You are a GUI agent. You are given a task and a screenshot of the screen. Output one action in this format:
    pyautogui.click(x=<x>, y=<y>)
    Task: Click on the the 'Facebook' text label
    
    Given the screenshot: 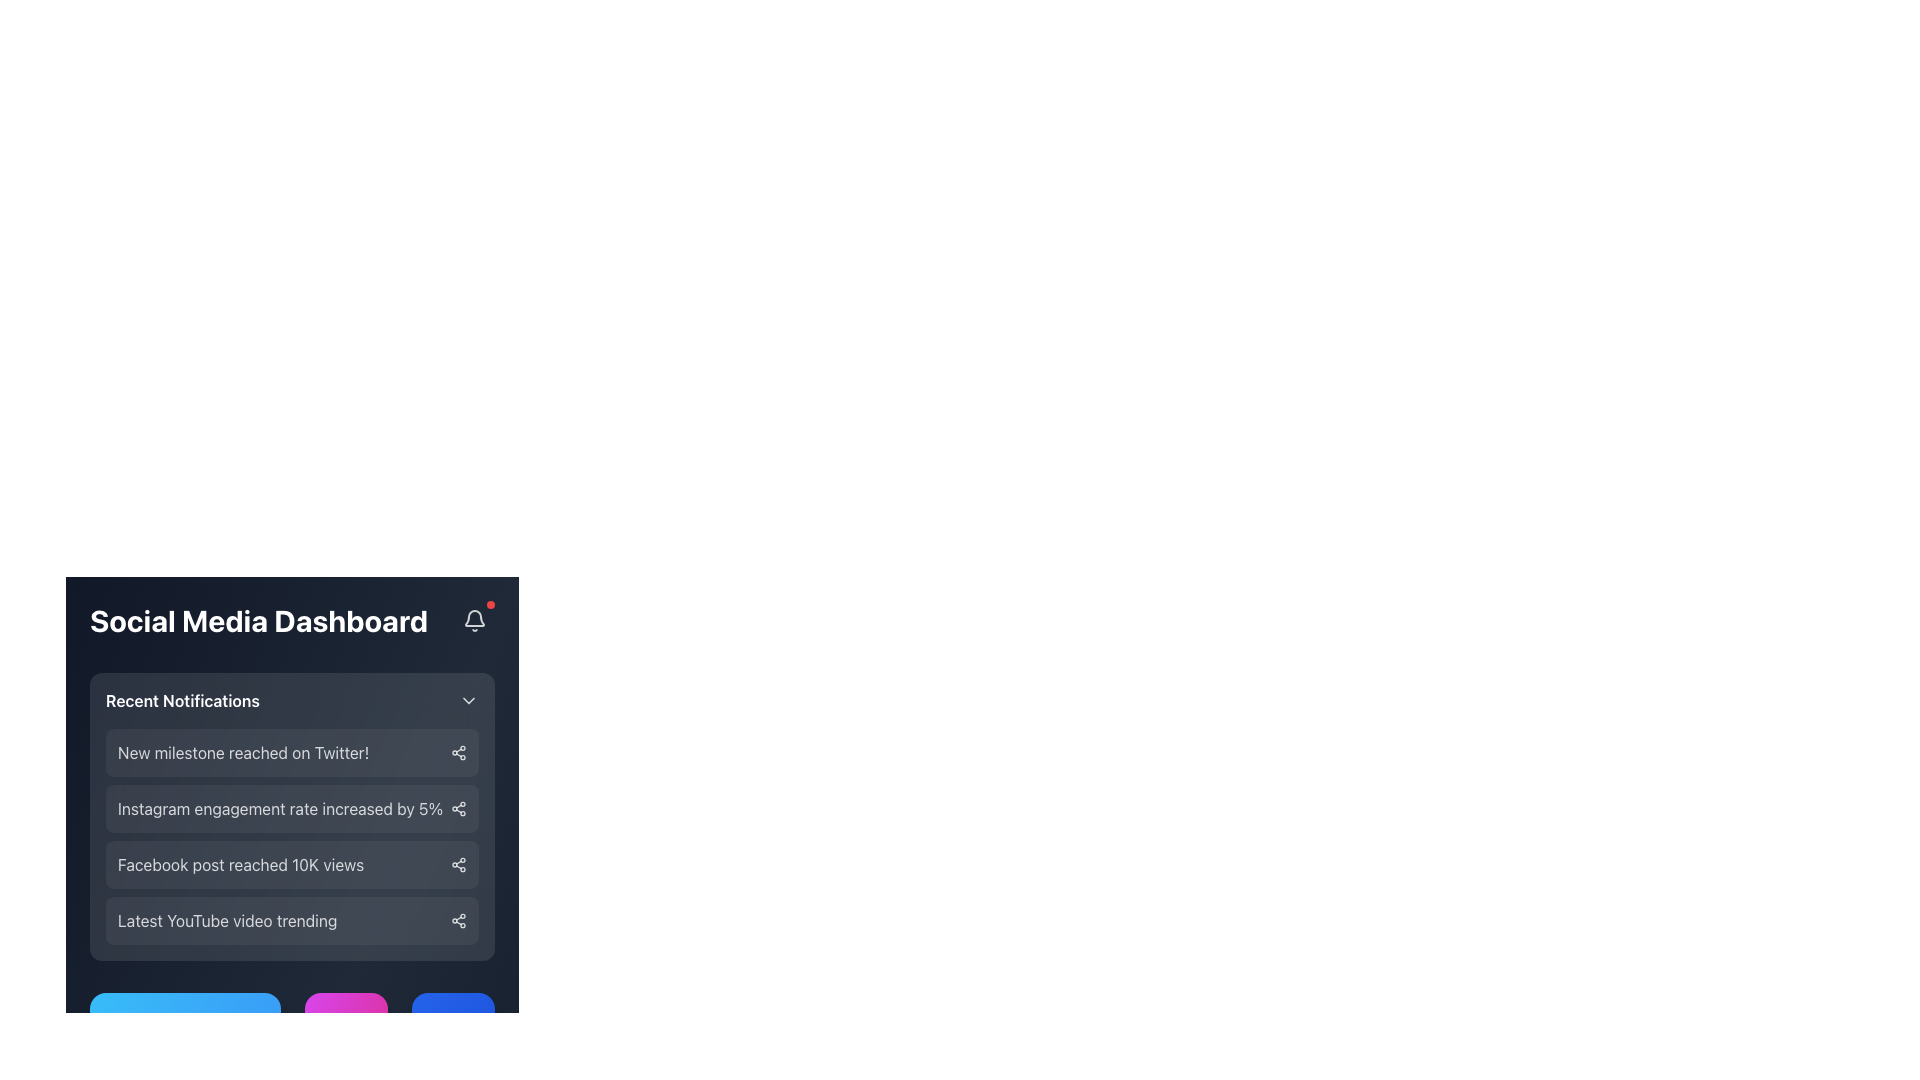 What is the action you would take?
    pyautogui.click(x=452, y=1033)
    